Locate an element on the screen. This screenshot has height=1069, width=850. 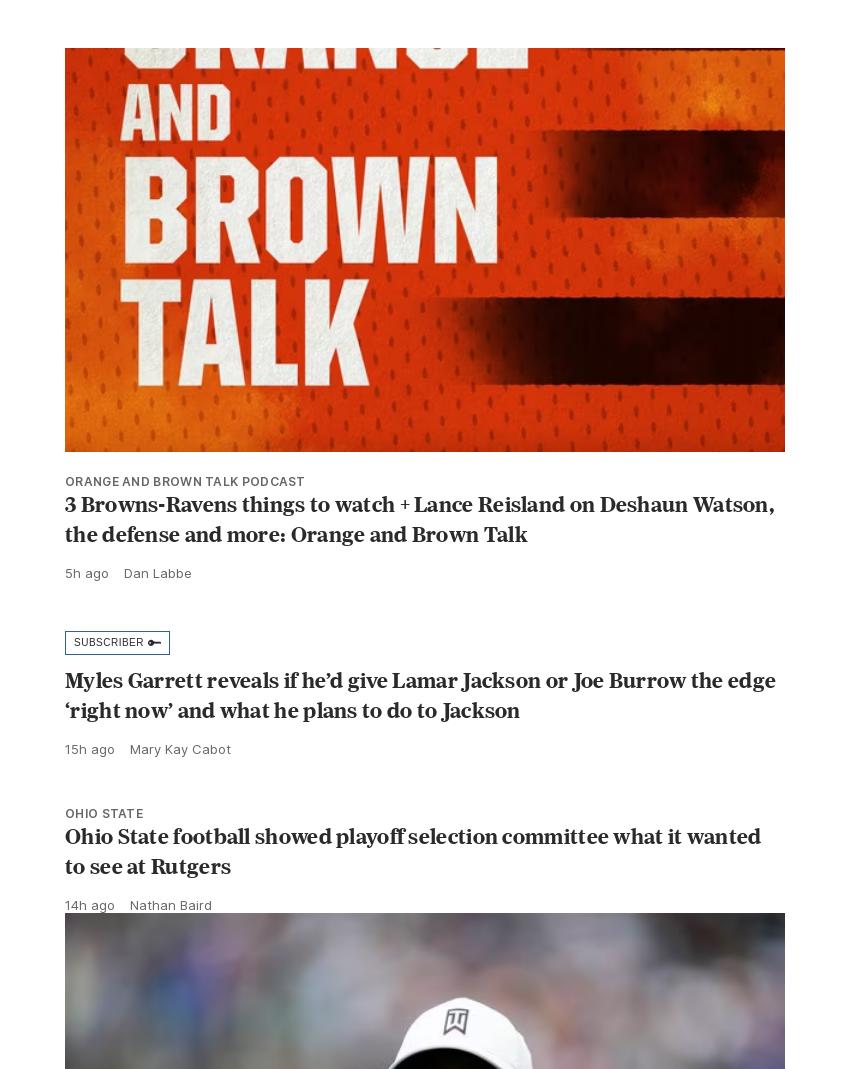
'5h ago' is located at coordinates (86, 617).